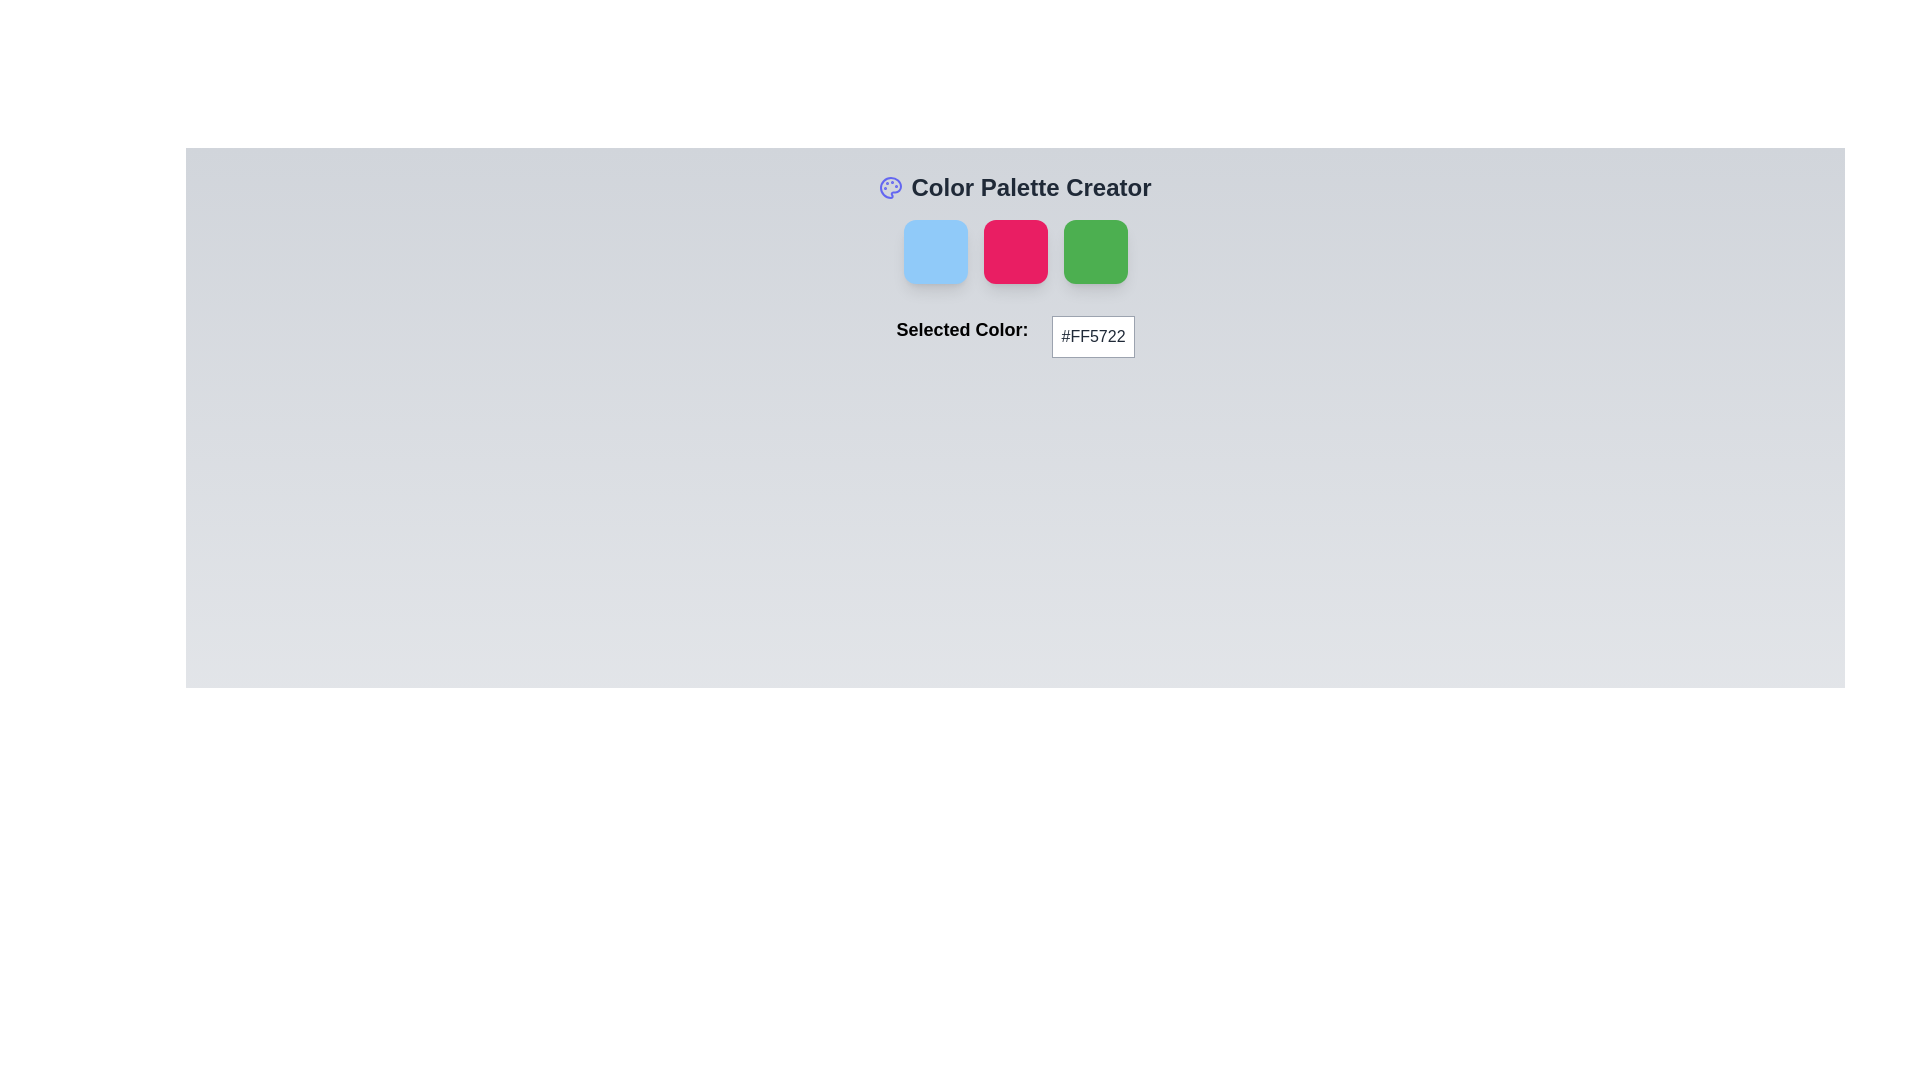  Describe the element at coordinates (1031, 188) in the screenshot. I see `the bold textual heading 'Color Palette Creator' which is prominently positioned near the top center of the interface, to the right of a palette icon` at that location.